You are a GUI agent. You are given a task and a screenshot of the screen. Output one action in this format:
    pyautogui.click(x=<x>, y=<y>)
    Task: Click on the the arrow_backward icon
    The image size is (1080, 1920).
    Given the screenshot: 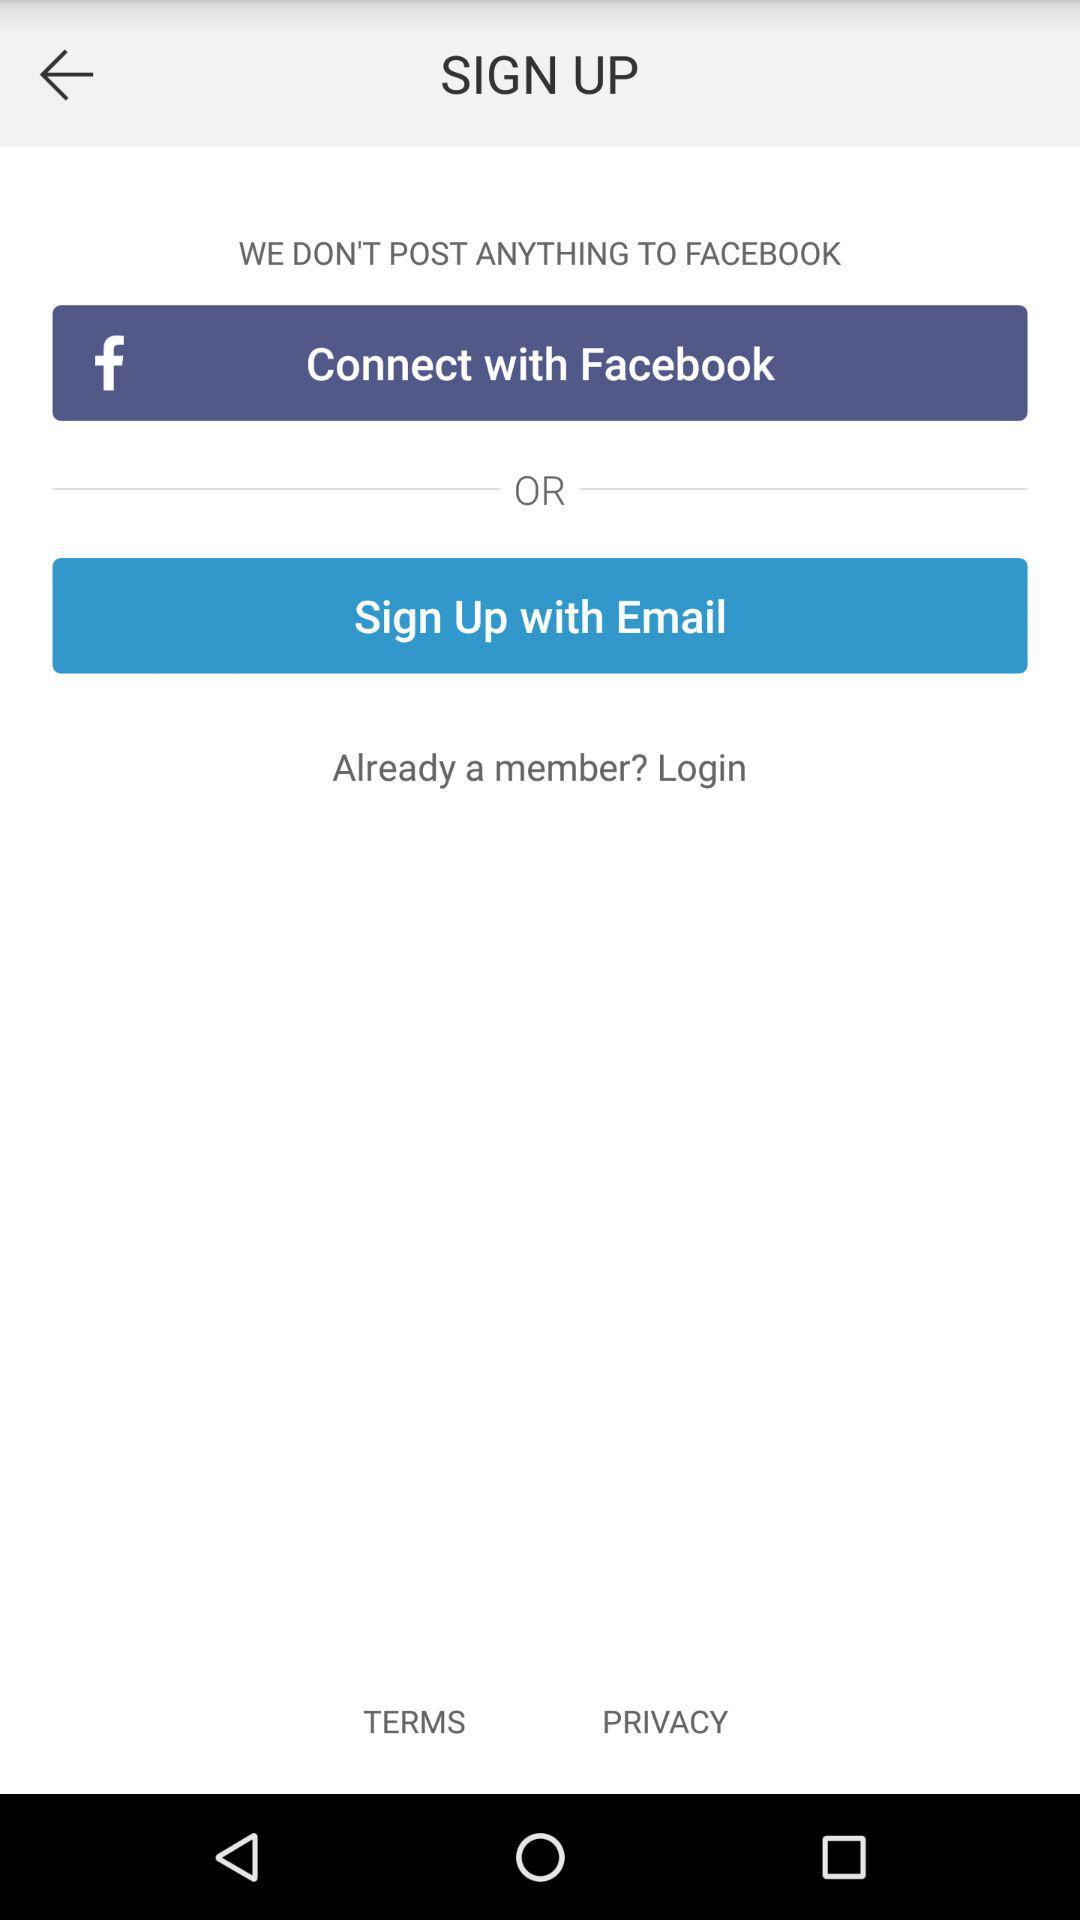 What is the action you would take?
    pyautogui.click(x=64, y=78)
    